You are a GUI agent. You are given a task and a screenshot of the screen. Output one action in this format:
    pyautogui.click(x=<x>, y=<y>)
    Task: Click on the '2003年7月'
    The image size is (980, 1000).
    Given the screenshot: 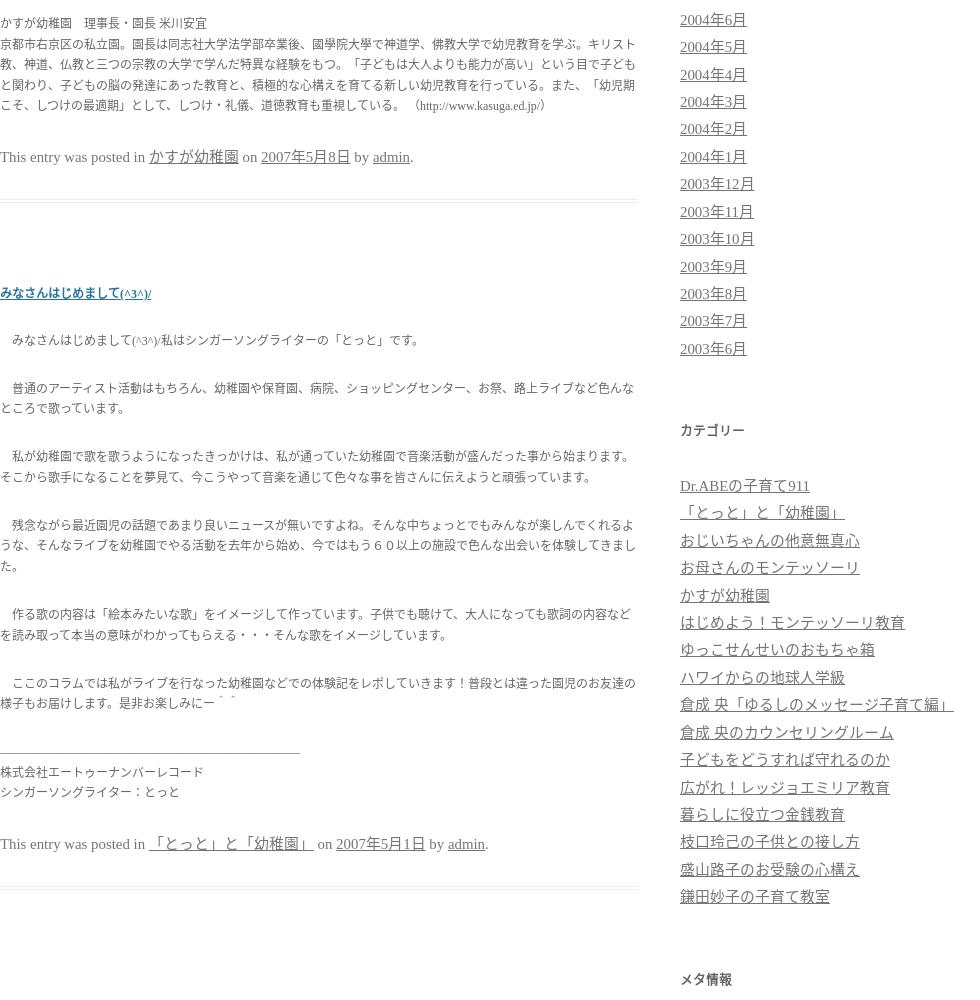 What is the action you would take?
    pyautogui.click(x=713, y=320)
    